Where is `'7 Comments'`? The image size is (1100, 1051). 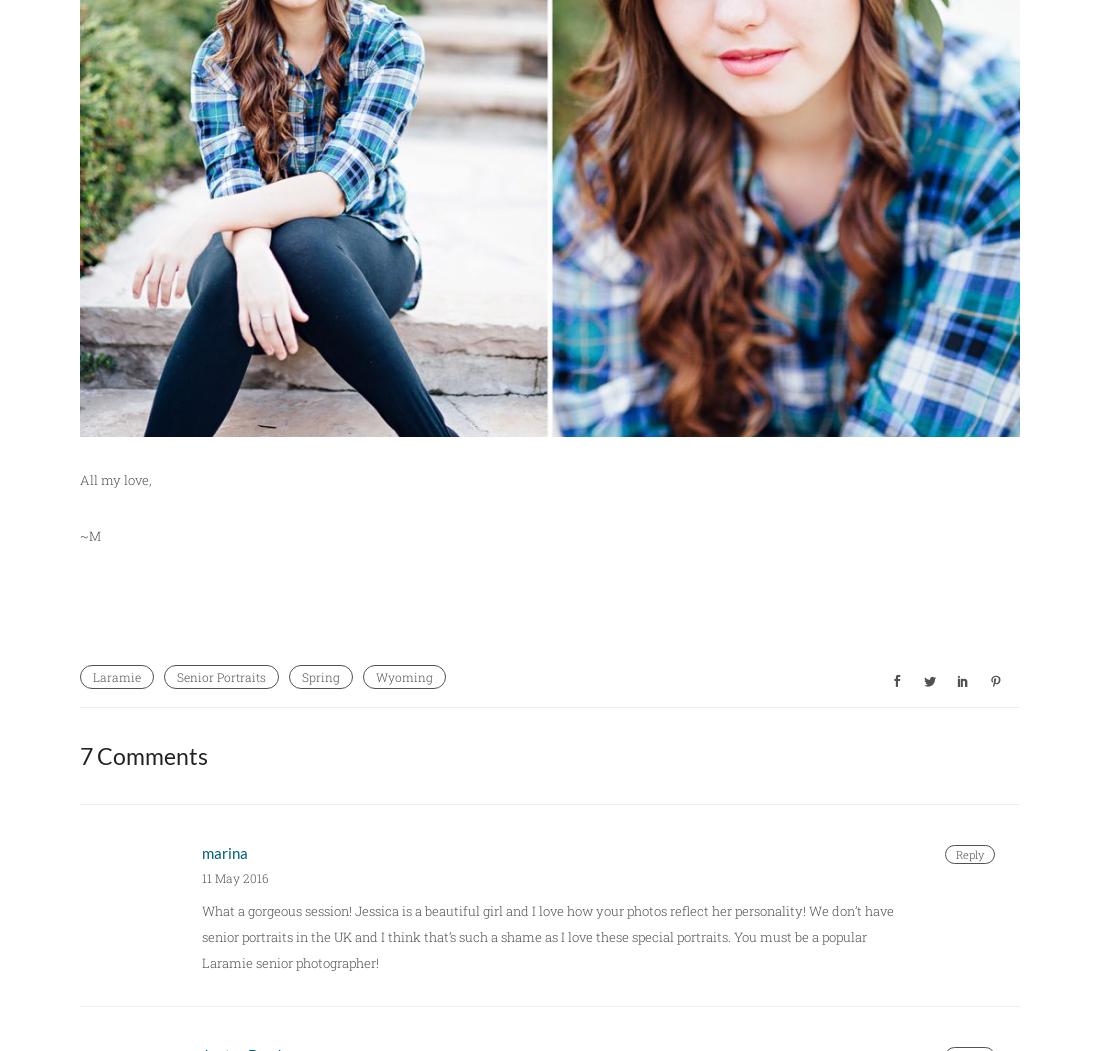
'7 Comments' is located at coordinates (142, 755).